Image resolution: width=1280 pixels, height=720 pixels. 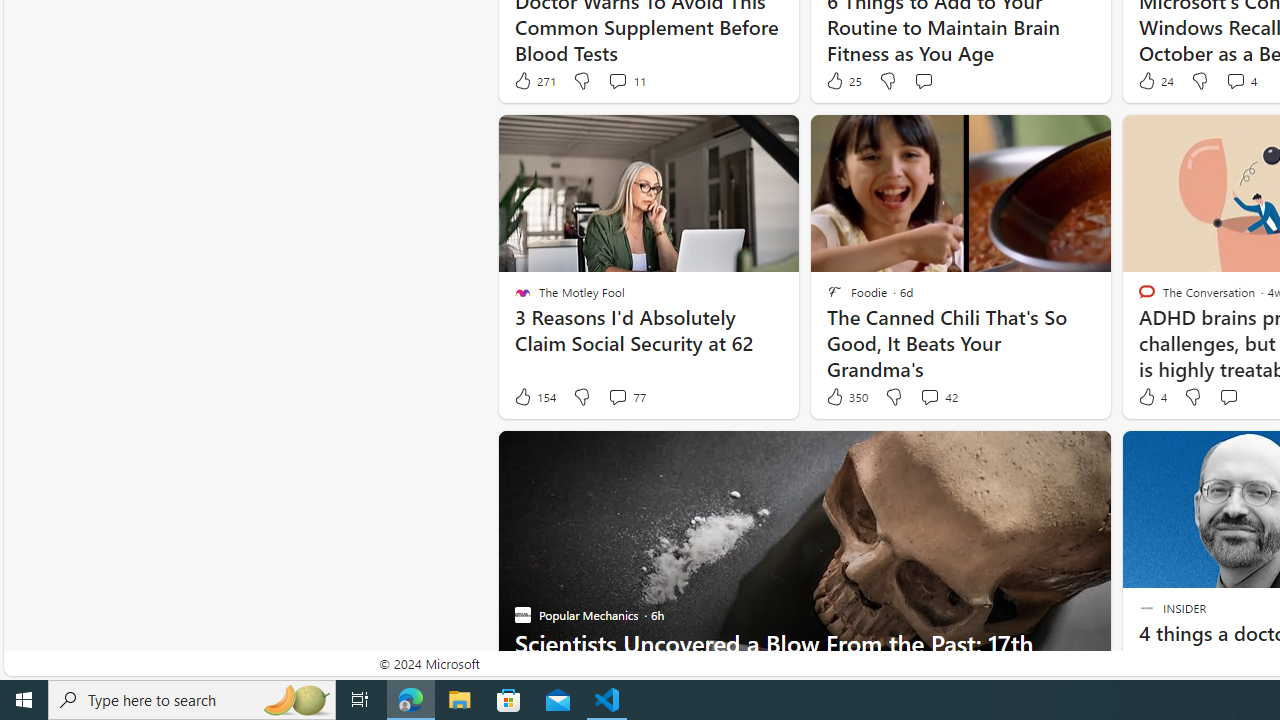 I want to click on 'View comments 4 Comment', so click(x=1239, y=80).